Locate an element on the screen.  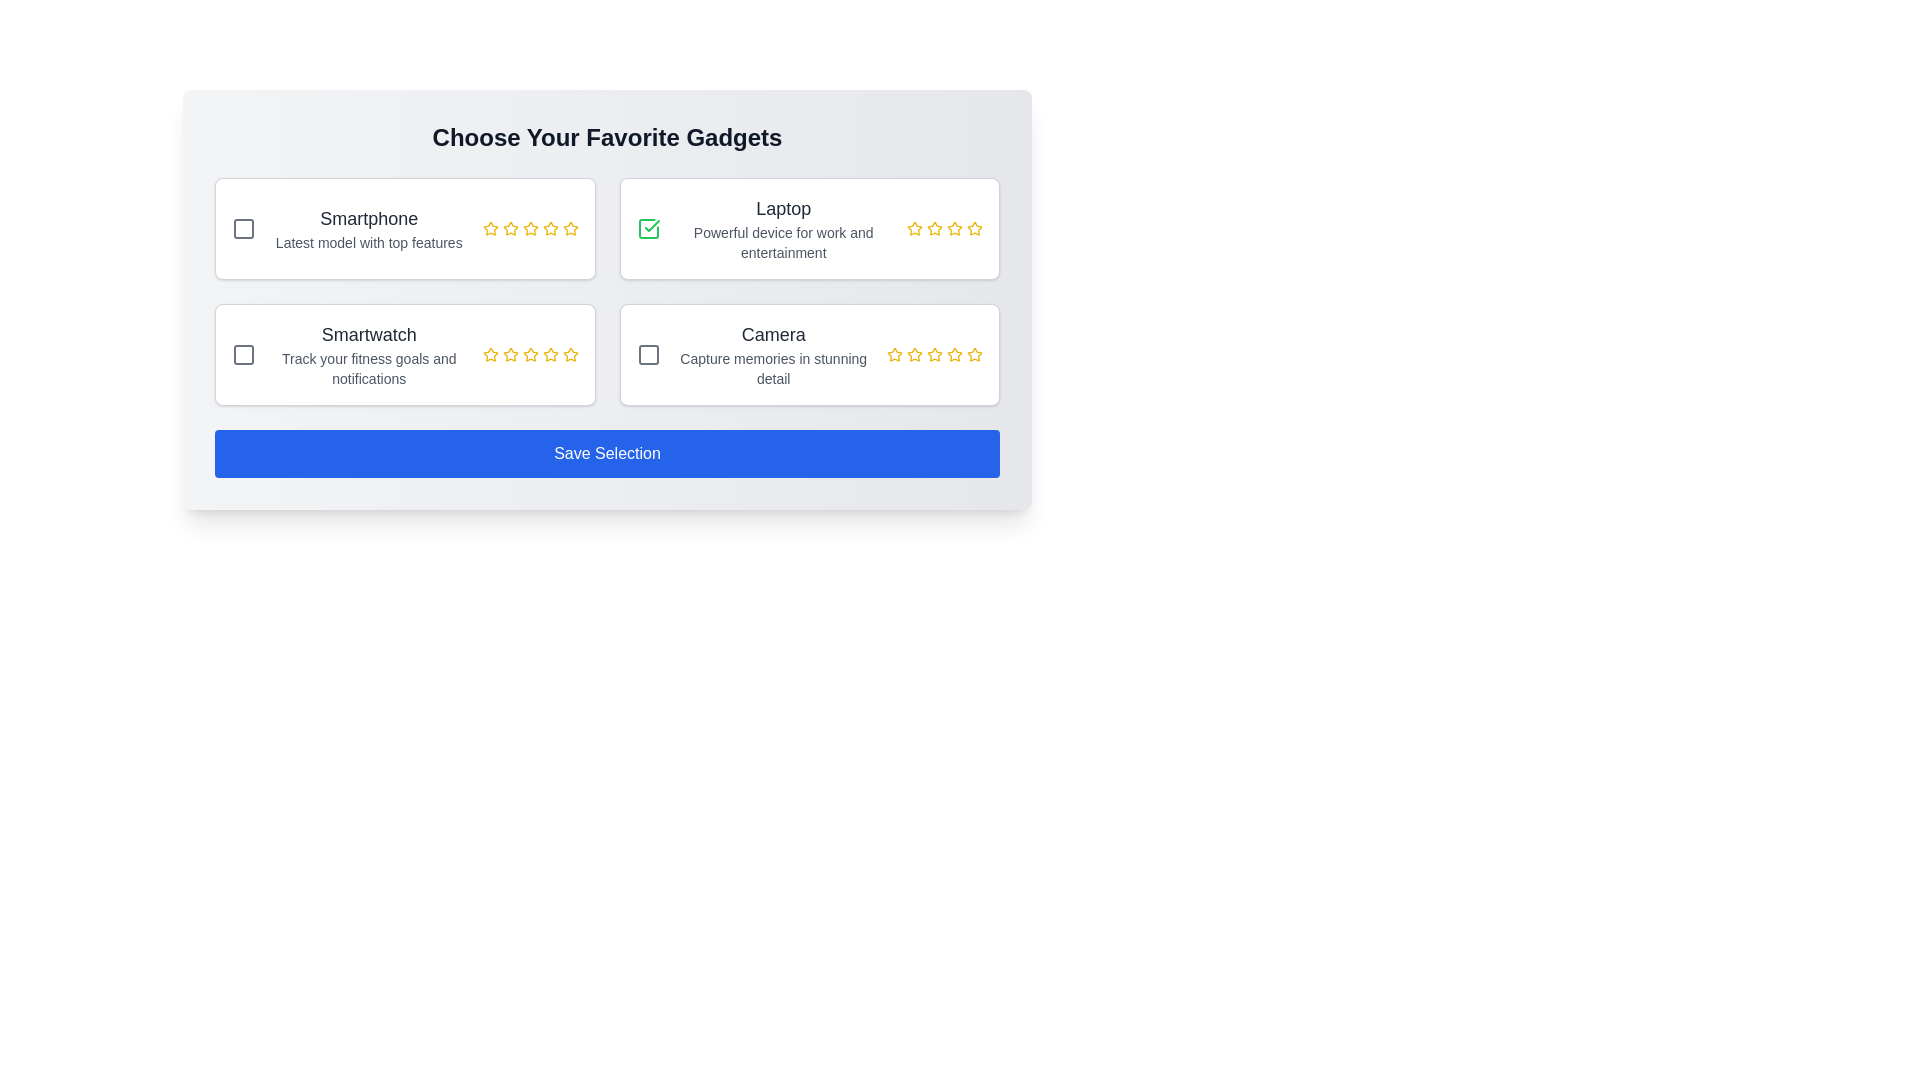
the third yellow rating star icon in the 'Smartphone' section is located at coordinates (530, 227).